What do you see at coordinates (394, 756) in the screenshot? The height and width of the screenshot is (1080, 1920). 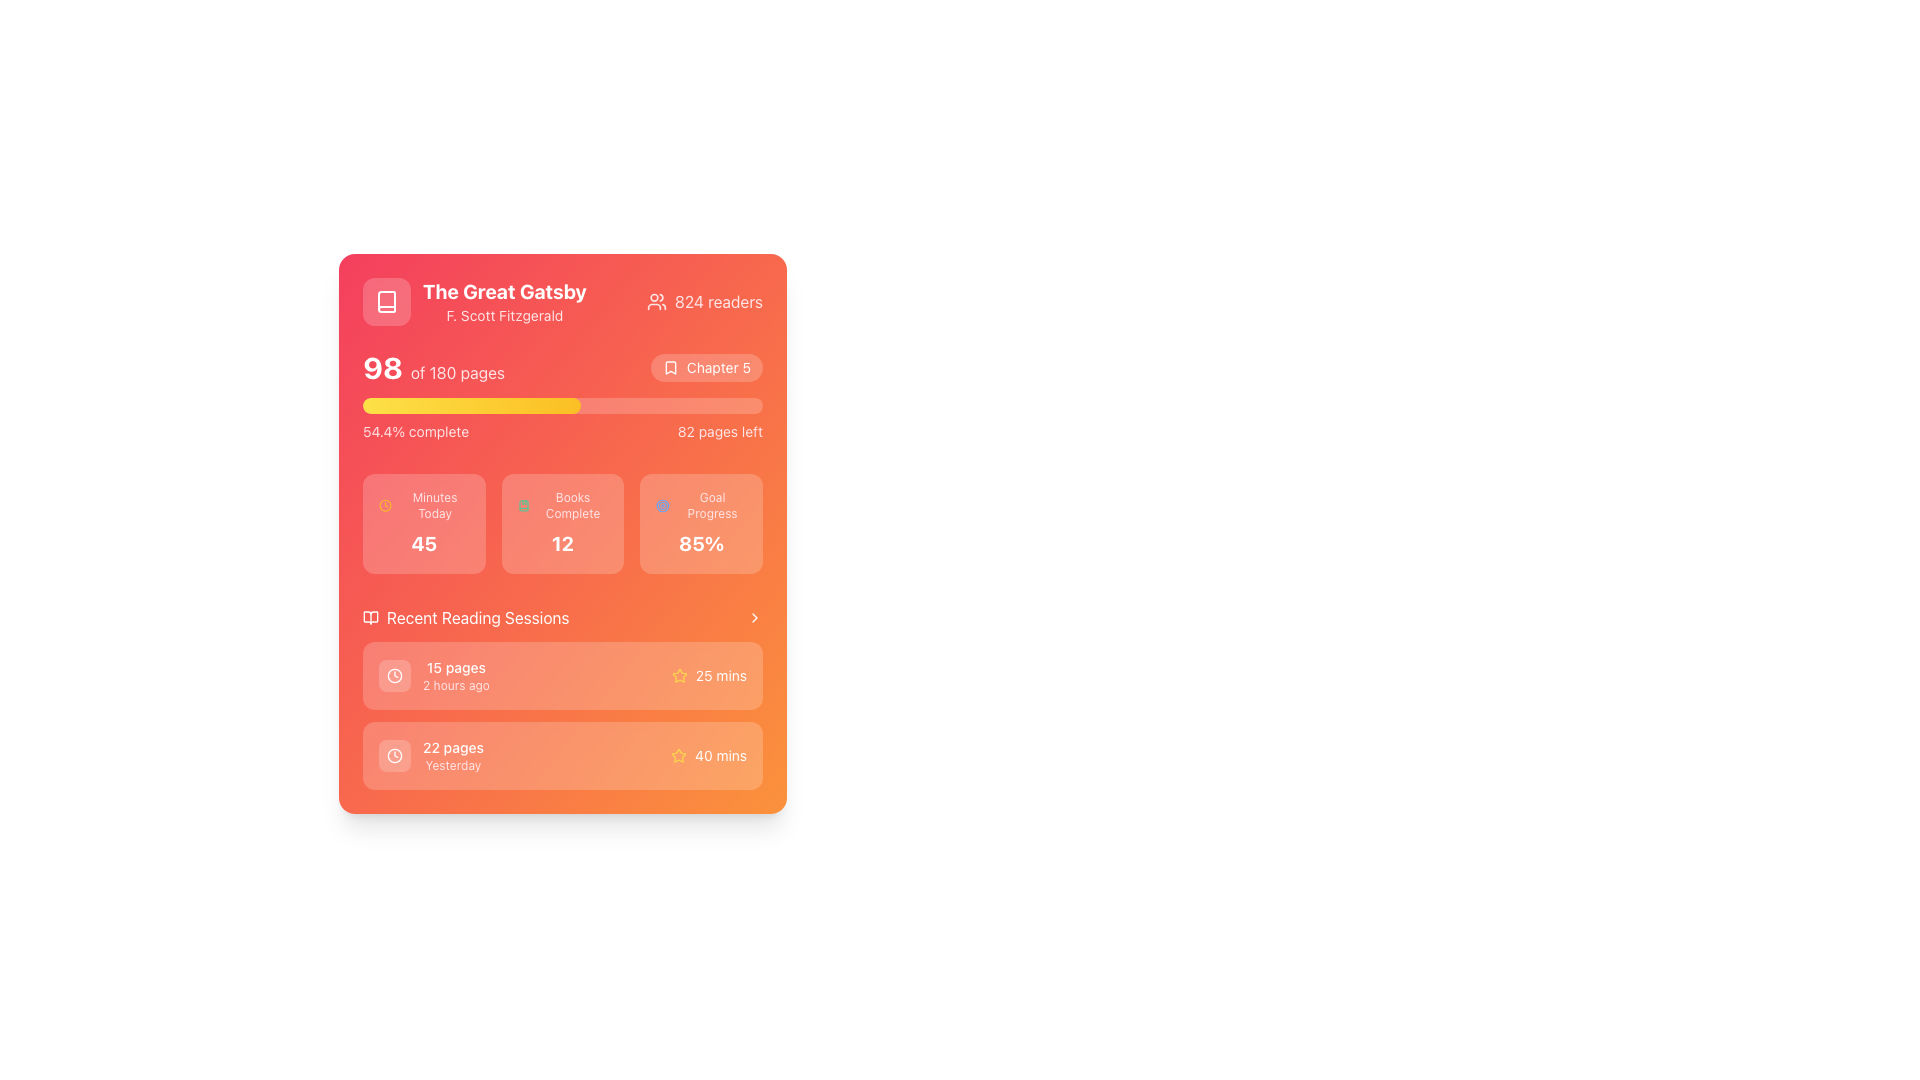 I see `the SVG Circle element, which is a circular outline located in the lower section of a card displaying recent reading sessions, positioned left of the text '22 pages Yesterday'` at bounding box center [394, 756].